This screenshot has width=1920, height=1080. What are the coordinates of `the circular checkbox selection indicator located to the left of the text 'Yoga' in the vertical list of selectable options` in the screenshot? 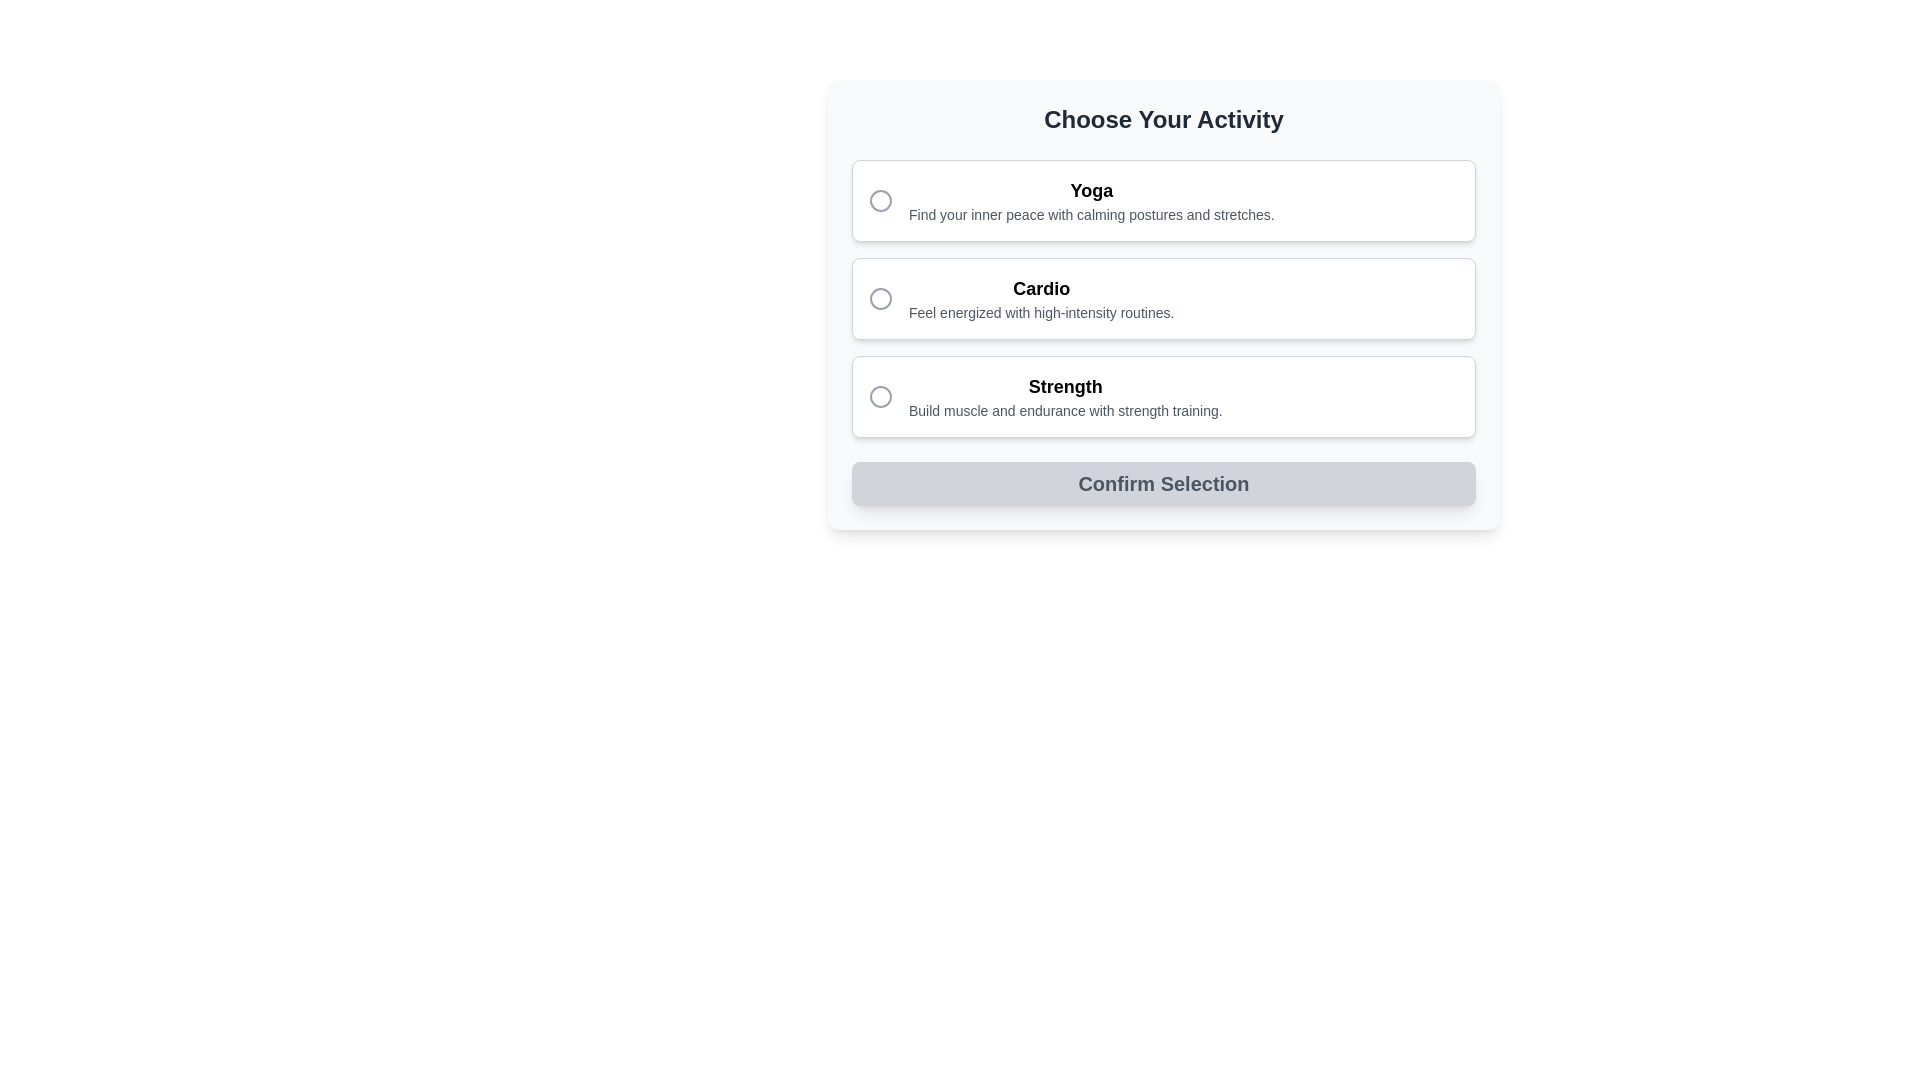 It's located at (880, 200).